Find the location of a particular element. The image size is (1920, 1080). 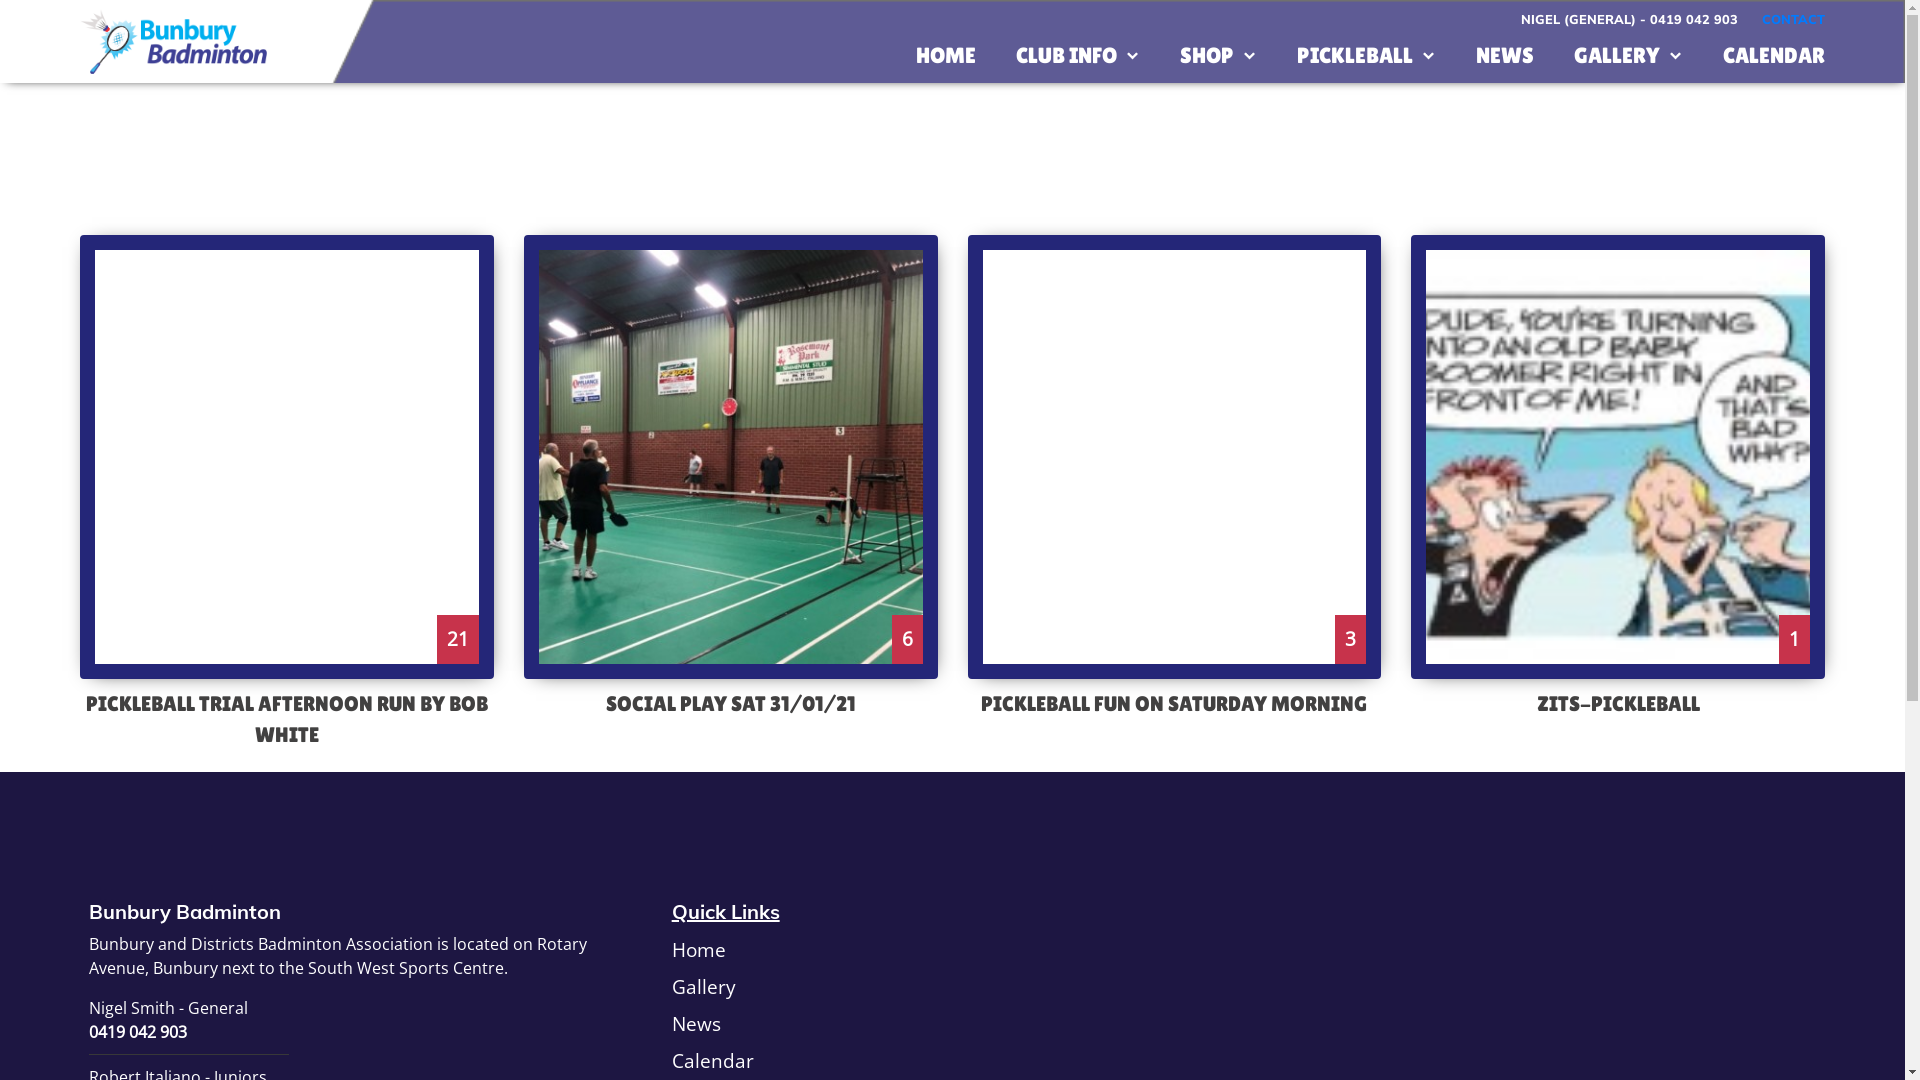

'GALLERY' is located at coordinates (1628, 55).